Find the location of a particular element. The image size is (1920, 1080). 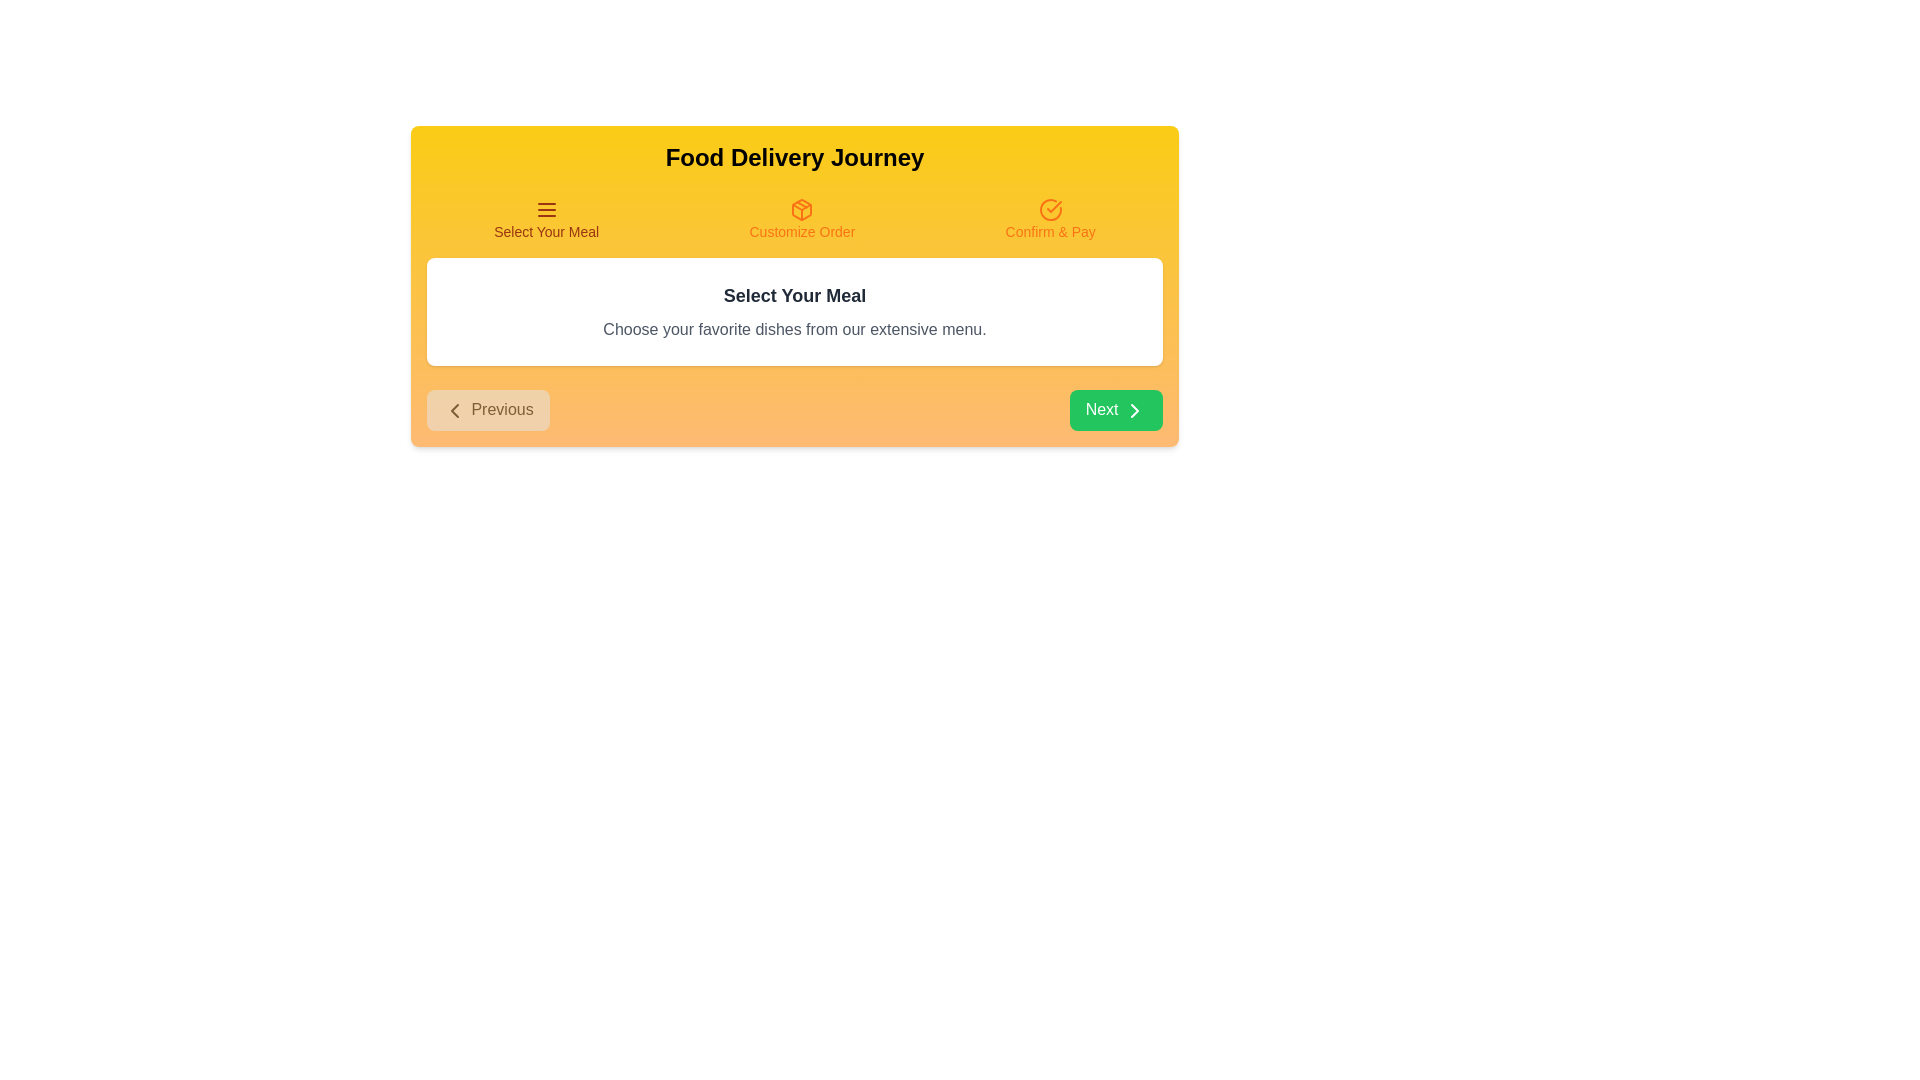

the chevron-shaped right arrow icon located within the green 'Next' button at the bottom right of the interface to proceed is located at coordinates (1134, 408).